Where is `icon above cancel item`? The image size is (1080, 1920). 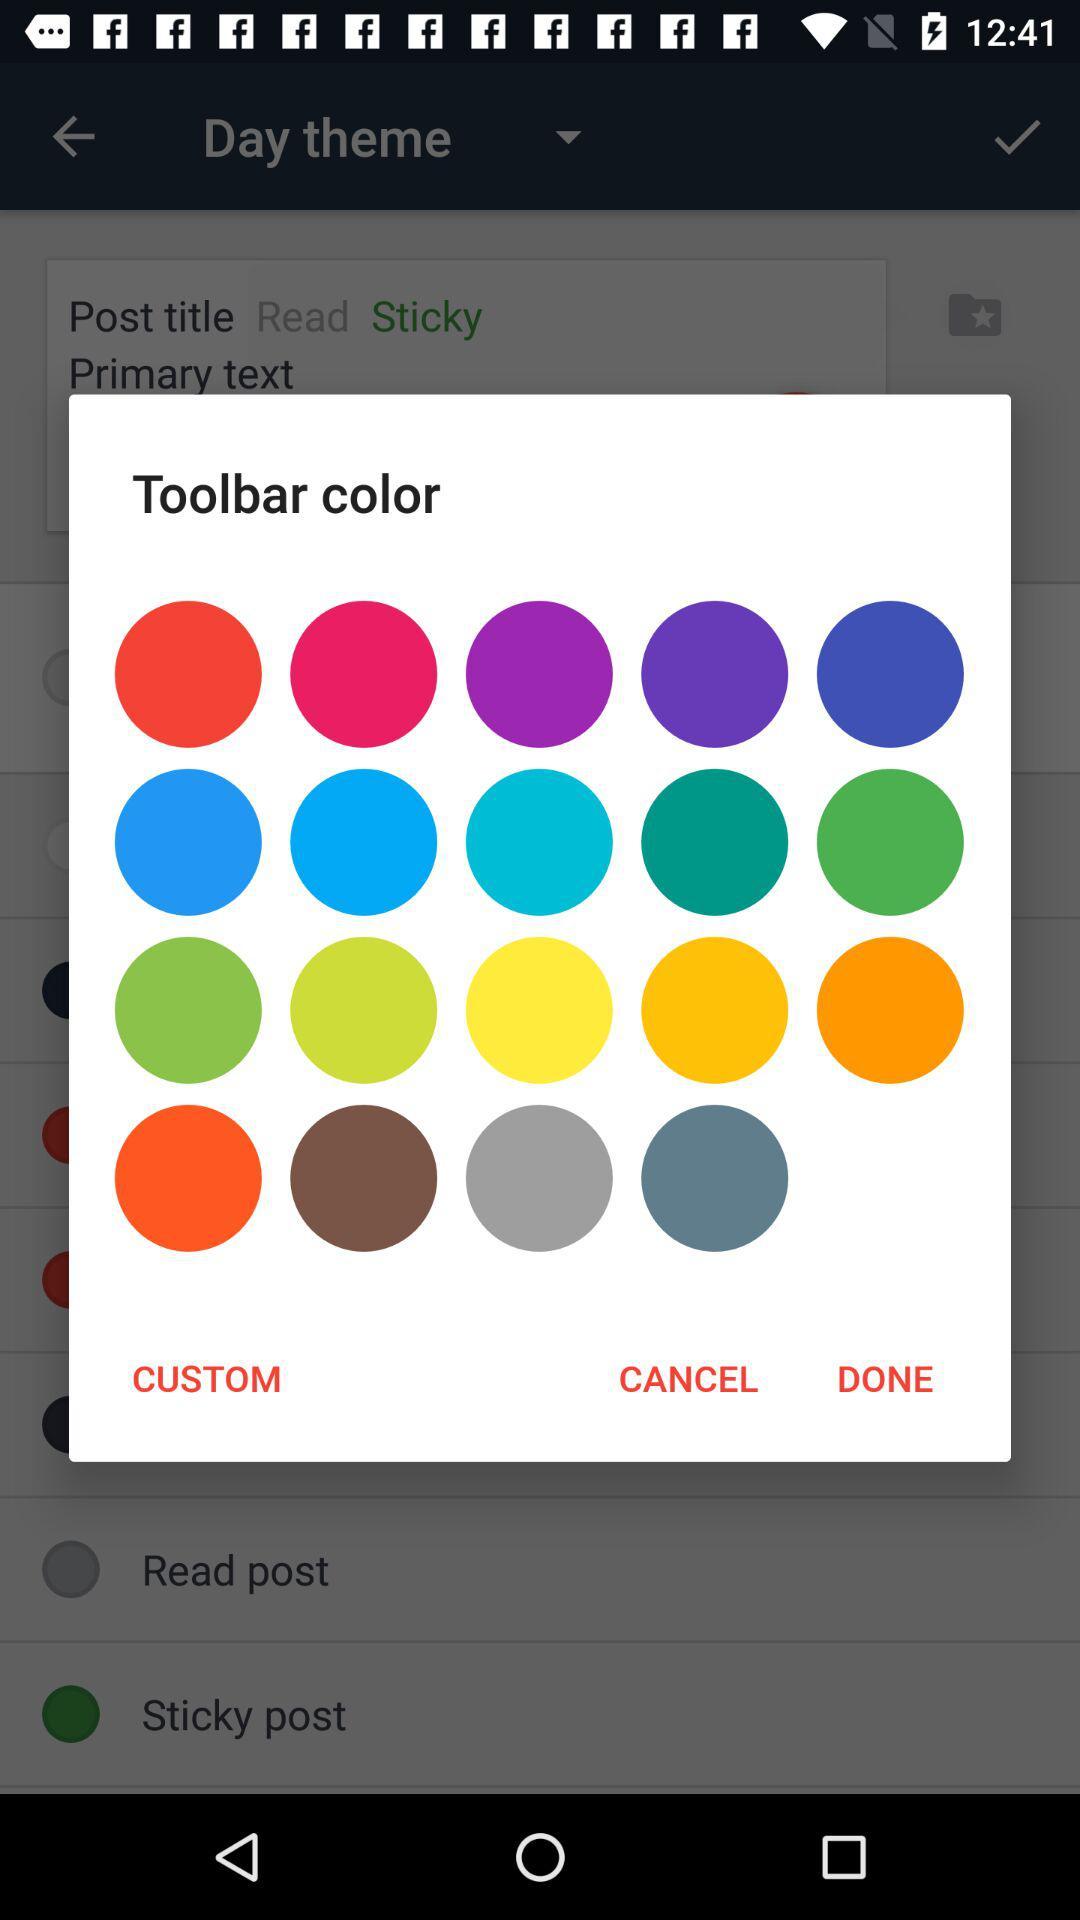 icon above cancel item is located at coordinates (538, 1178).